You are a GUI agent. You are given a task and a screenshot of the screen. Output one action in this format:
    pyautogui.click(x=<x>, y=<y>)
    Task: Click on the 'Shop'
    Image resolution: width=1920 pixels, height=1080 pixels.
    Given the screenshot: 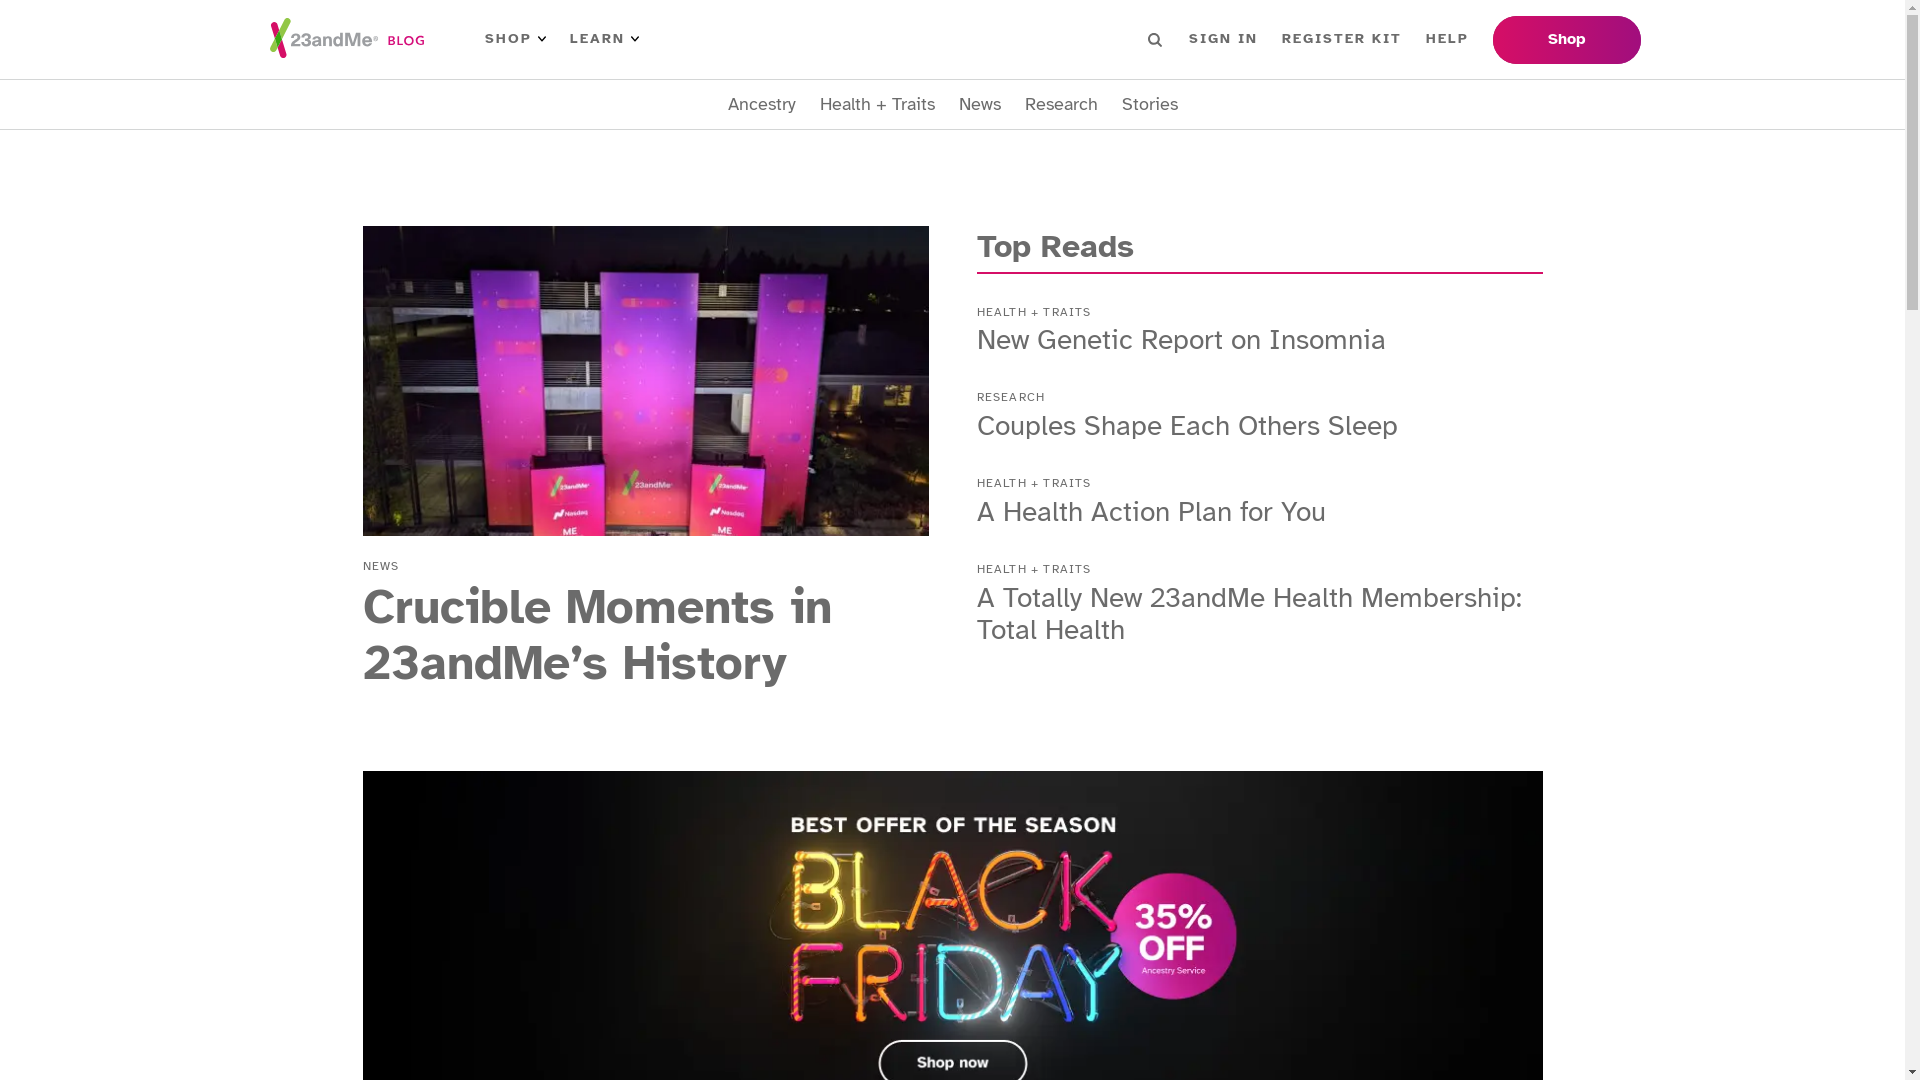 What is the action you would take?
    pyautogui.click(x=1492, y=39)
    